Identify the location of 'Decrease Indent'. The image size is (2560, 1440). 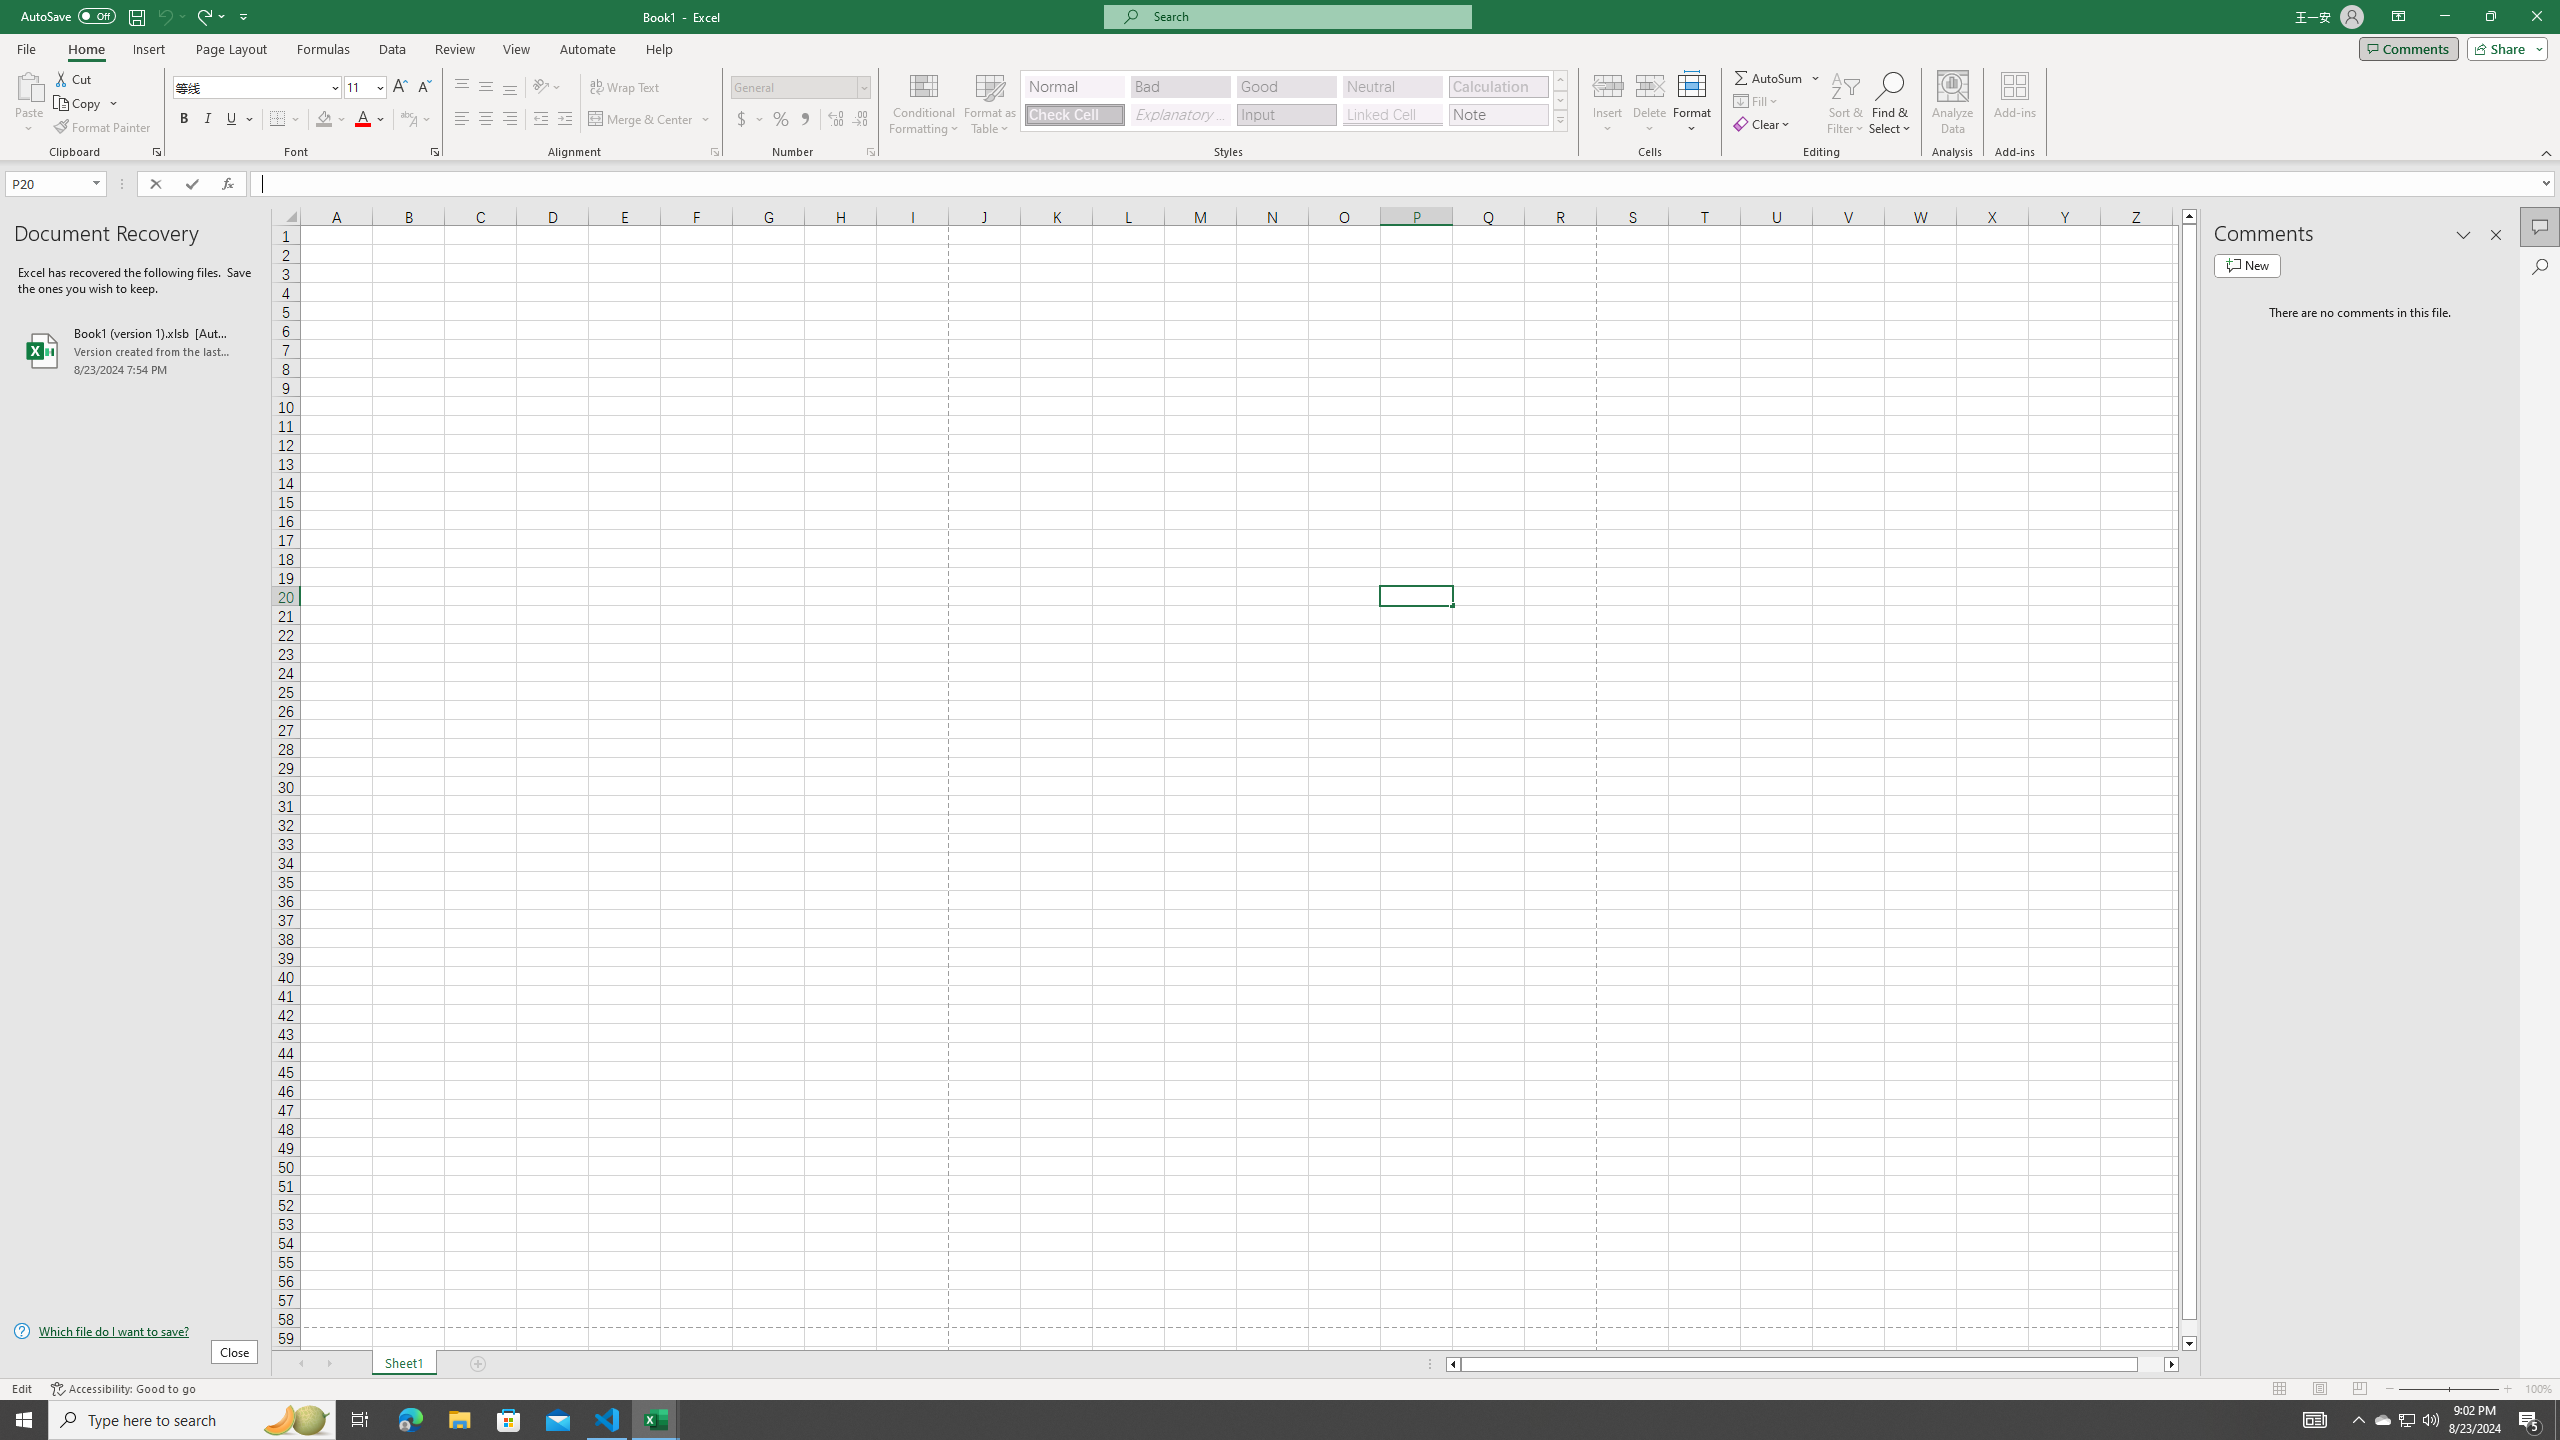
(541, 118).